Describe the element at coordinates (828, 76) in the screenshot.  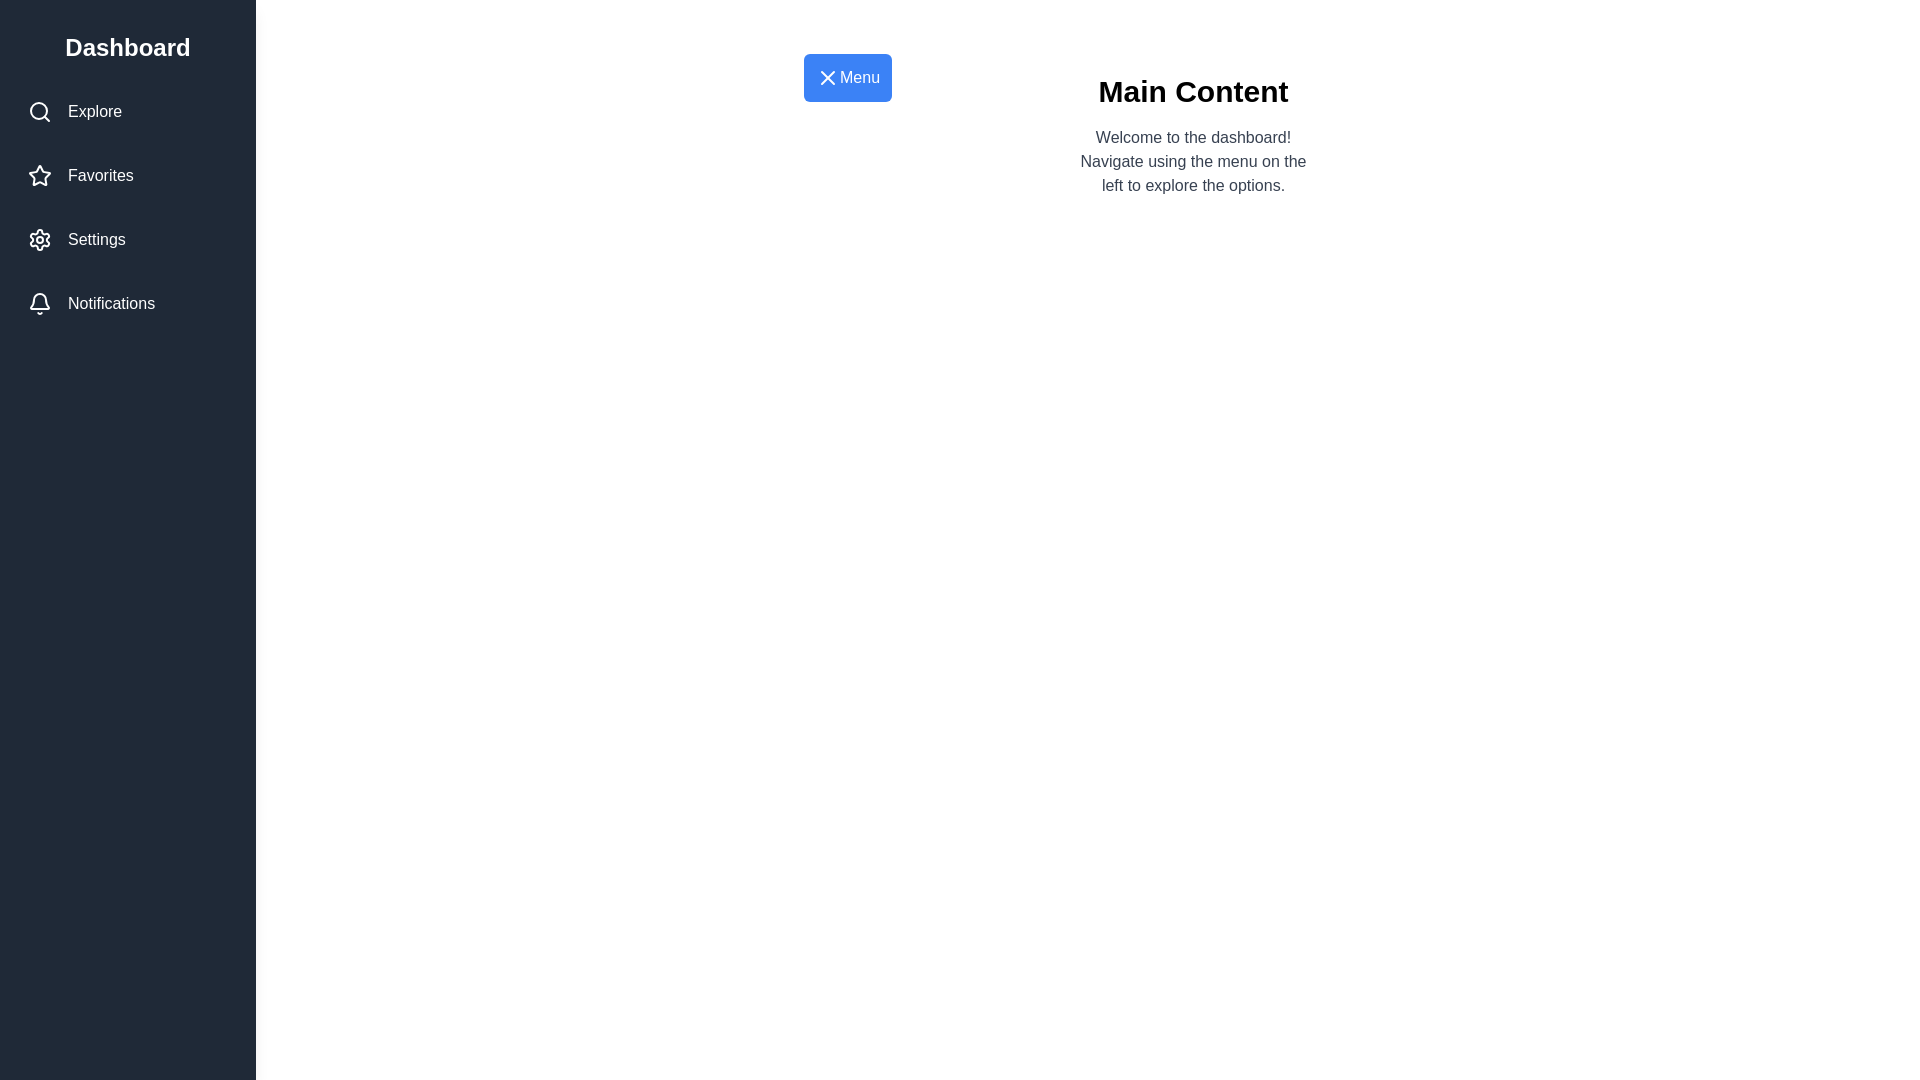
I see `the diagonal cross icon, which is a minimalist X-shape with a bold outline, located within a blue button next to the 'Menu' text` at that location.